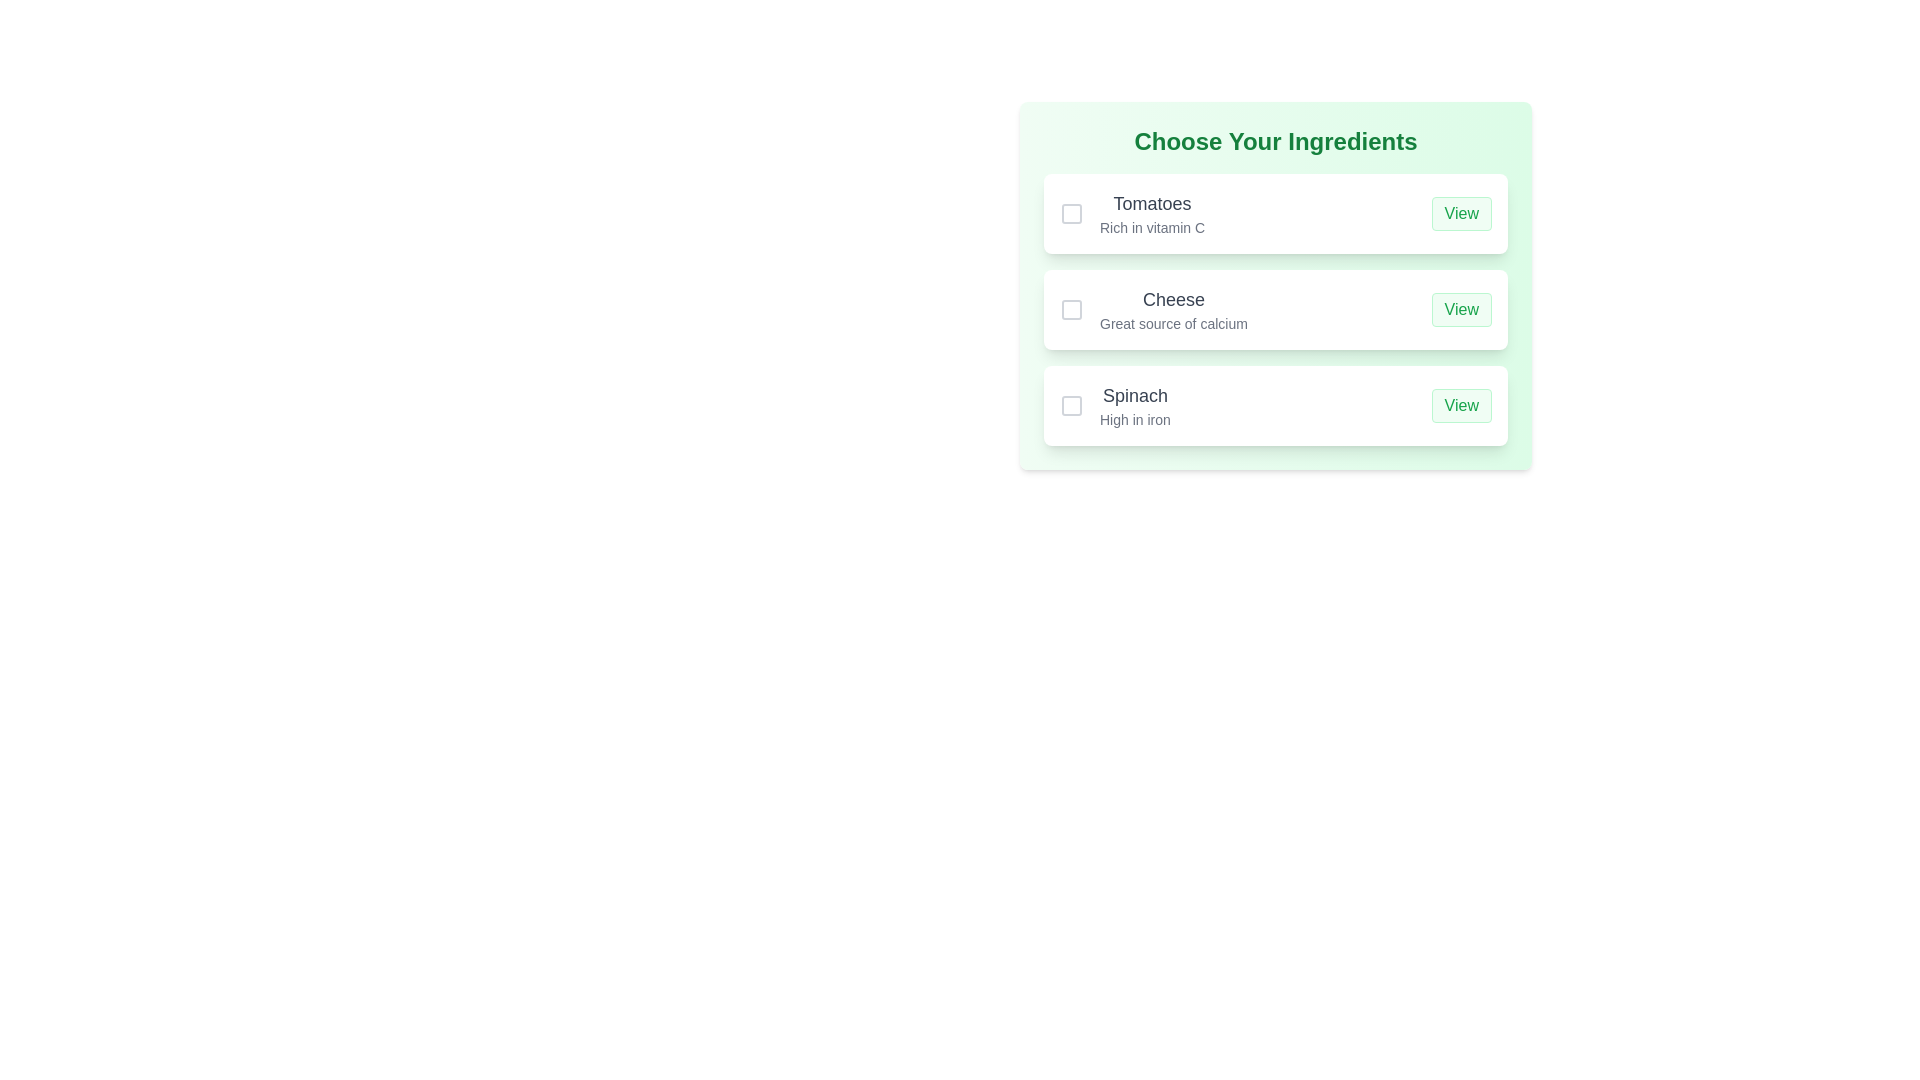 This screenshot has height=1080, width=1920. What do you see at coordinates (1173, 309) in the screenshot?
I see `the Text display element that shows the name and description of 'Cheese' located centrally within the card, to the right of the checkbox, and to the left of the 'View' button` at bounding box center [1173, 309].